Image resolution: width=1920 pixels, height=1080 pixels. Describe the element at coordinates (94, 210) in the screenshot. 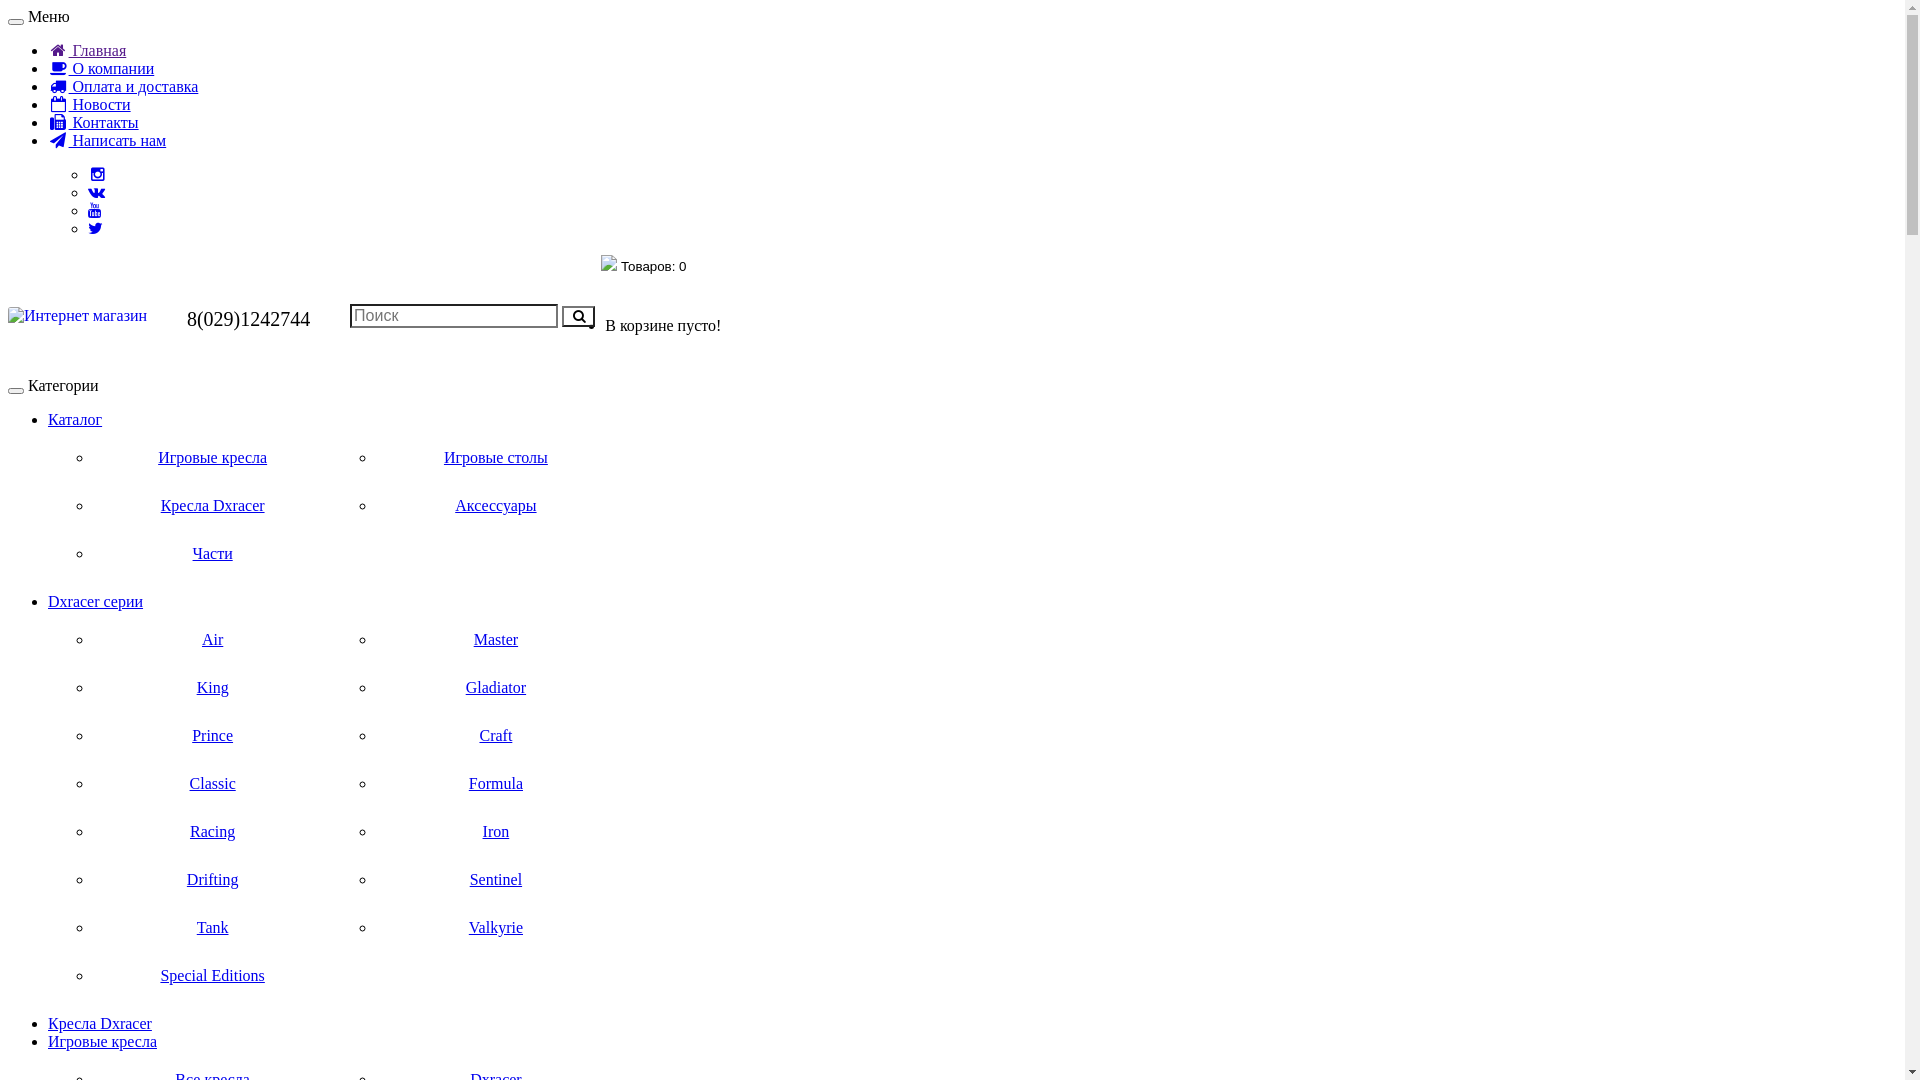

I see `' - youtube'` at that location.